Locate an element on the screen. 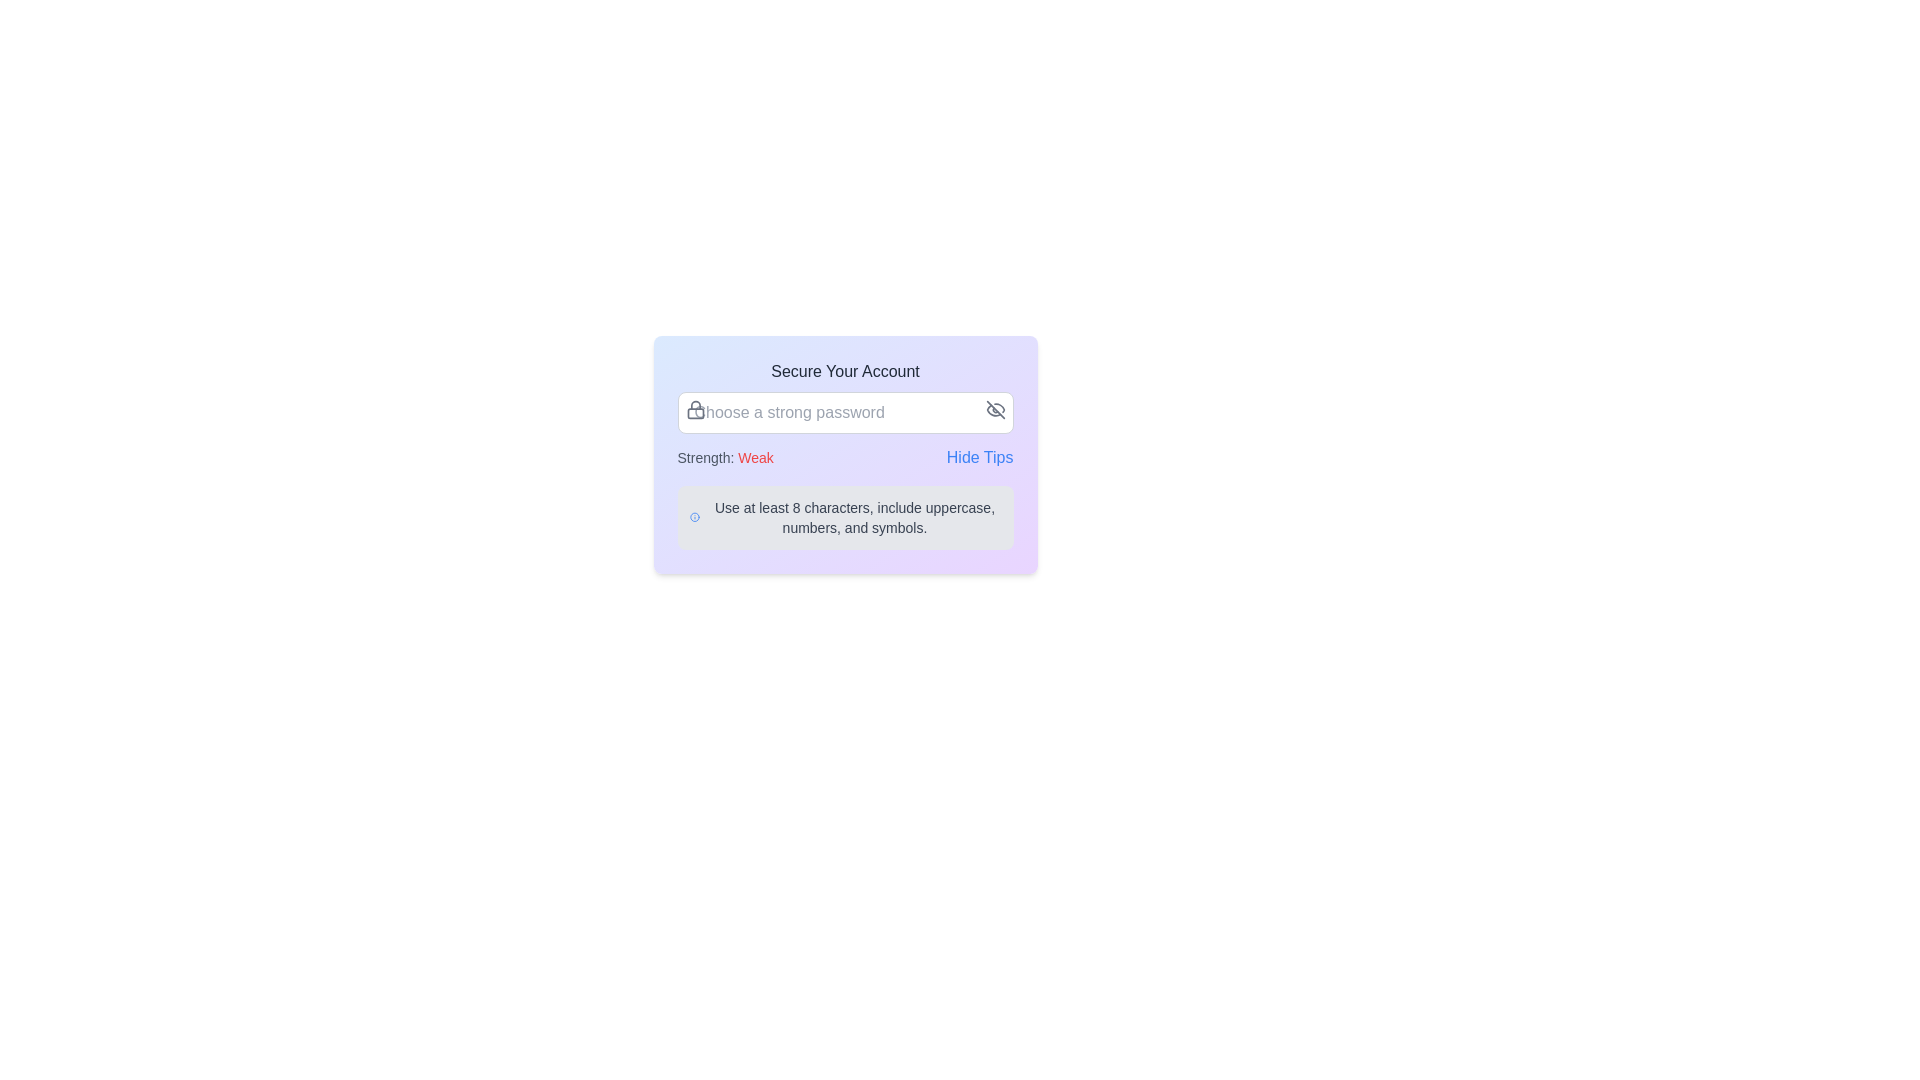 The image size is (1920, 1080). the circular icon with a blue outline and a white center containing an information symbol ('i') is located at coordinates (695, 516).